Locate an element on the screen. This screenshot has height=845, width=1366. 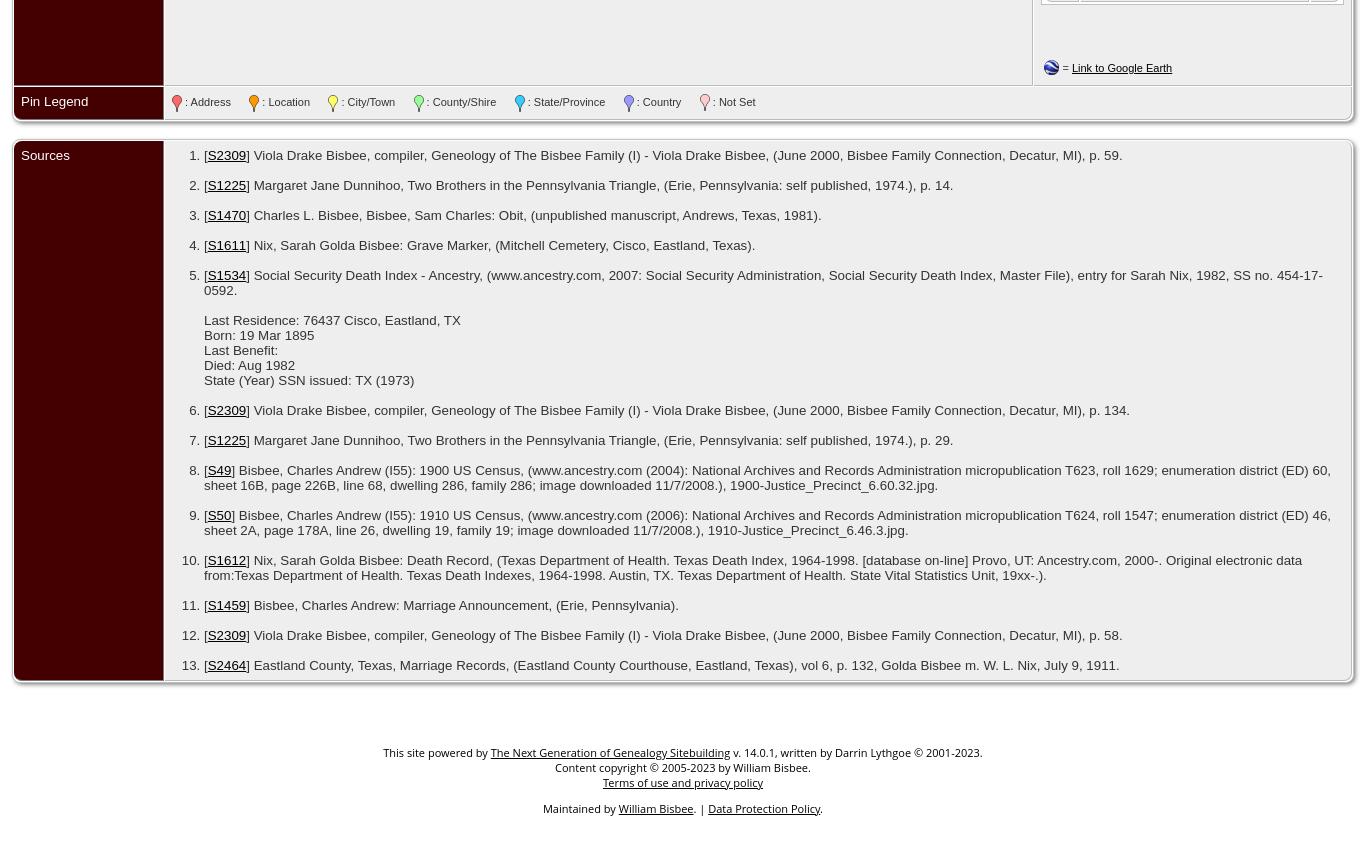
'Born: 19 Mar 1895' is located at coordinates (258, 334).